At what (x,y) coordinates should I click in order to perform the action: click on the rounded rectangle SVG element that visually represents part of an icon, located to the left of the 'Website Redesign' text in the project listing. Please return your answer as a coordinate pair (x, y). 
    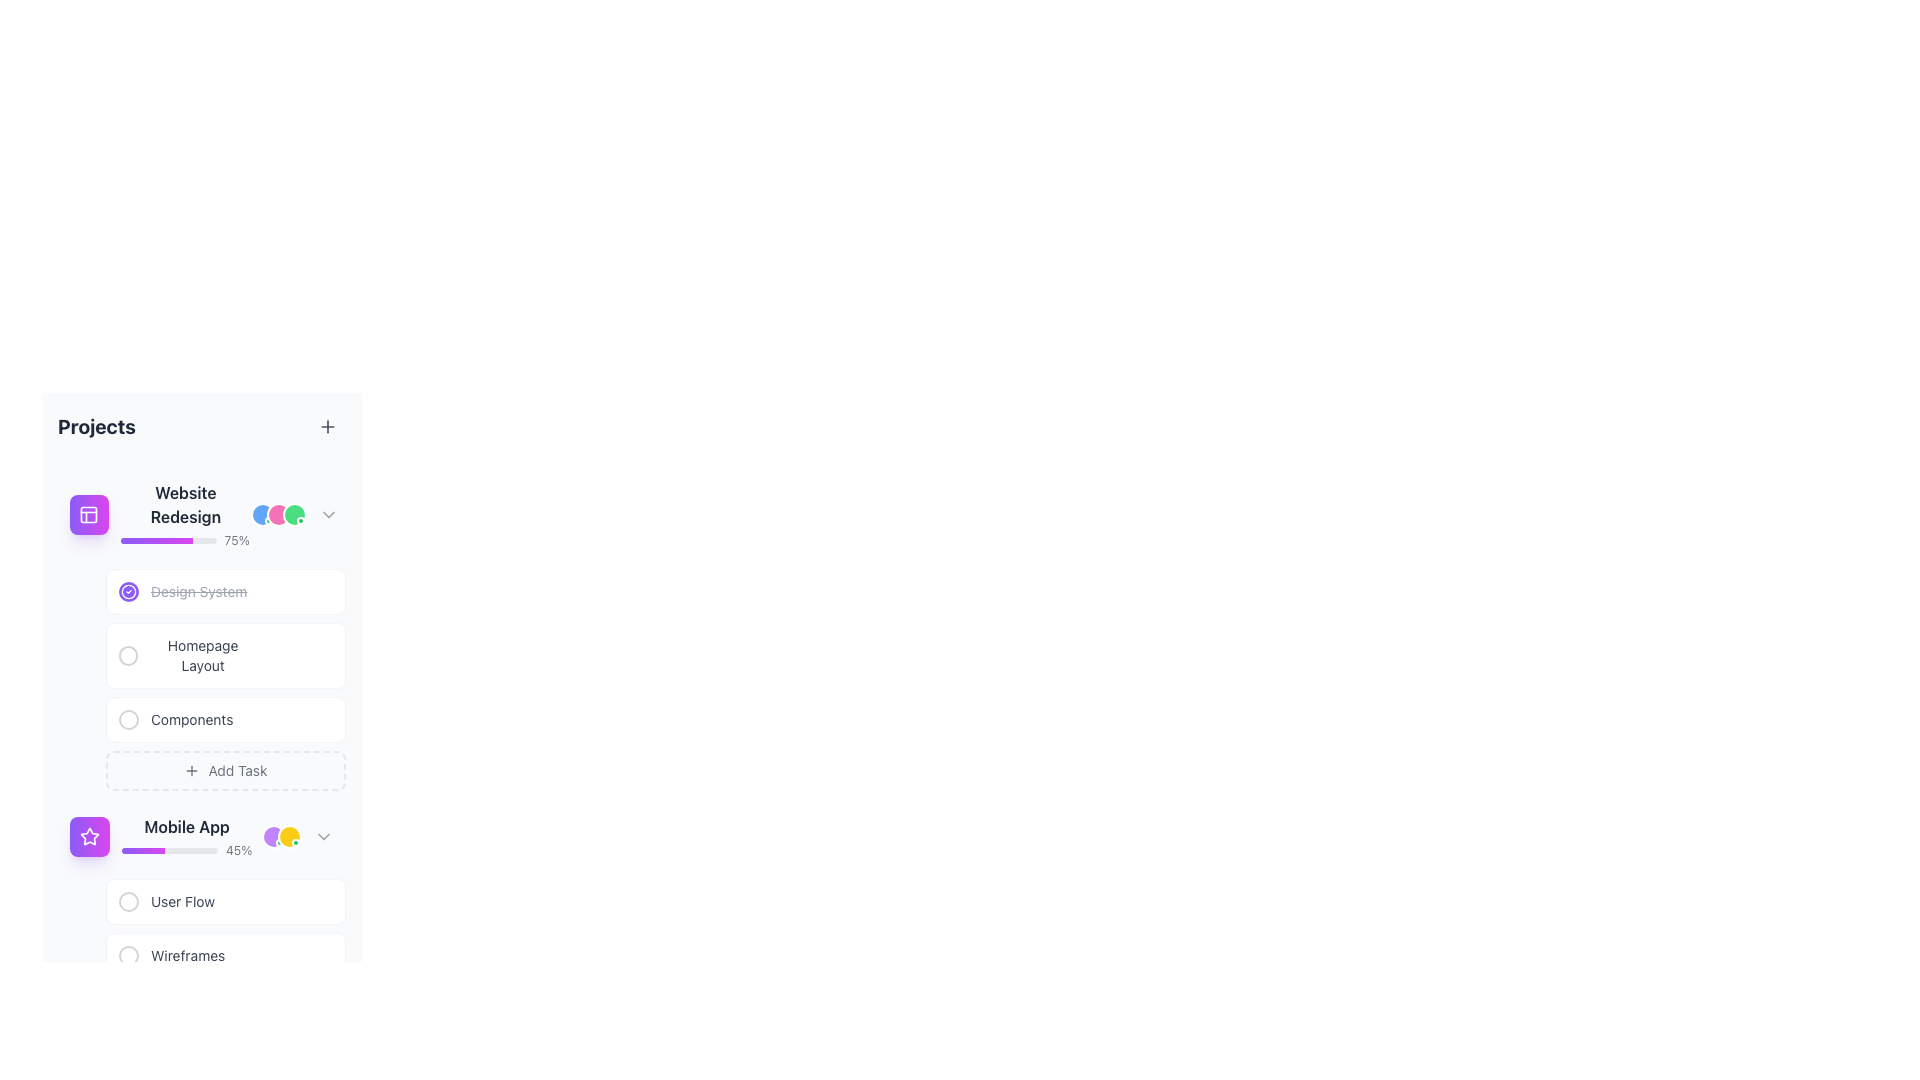
    Looking at the image, I should click on (88, 514).